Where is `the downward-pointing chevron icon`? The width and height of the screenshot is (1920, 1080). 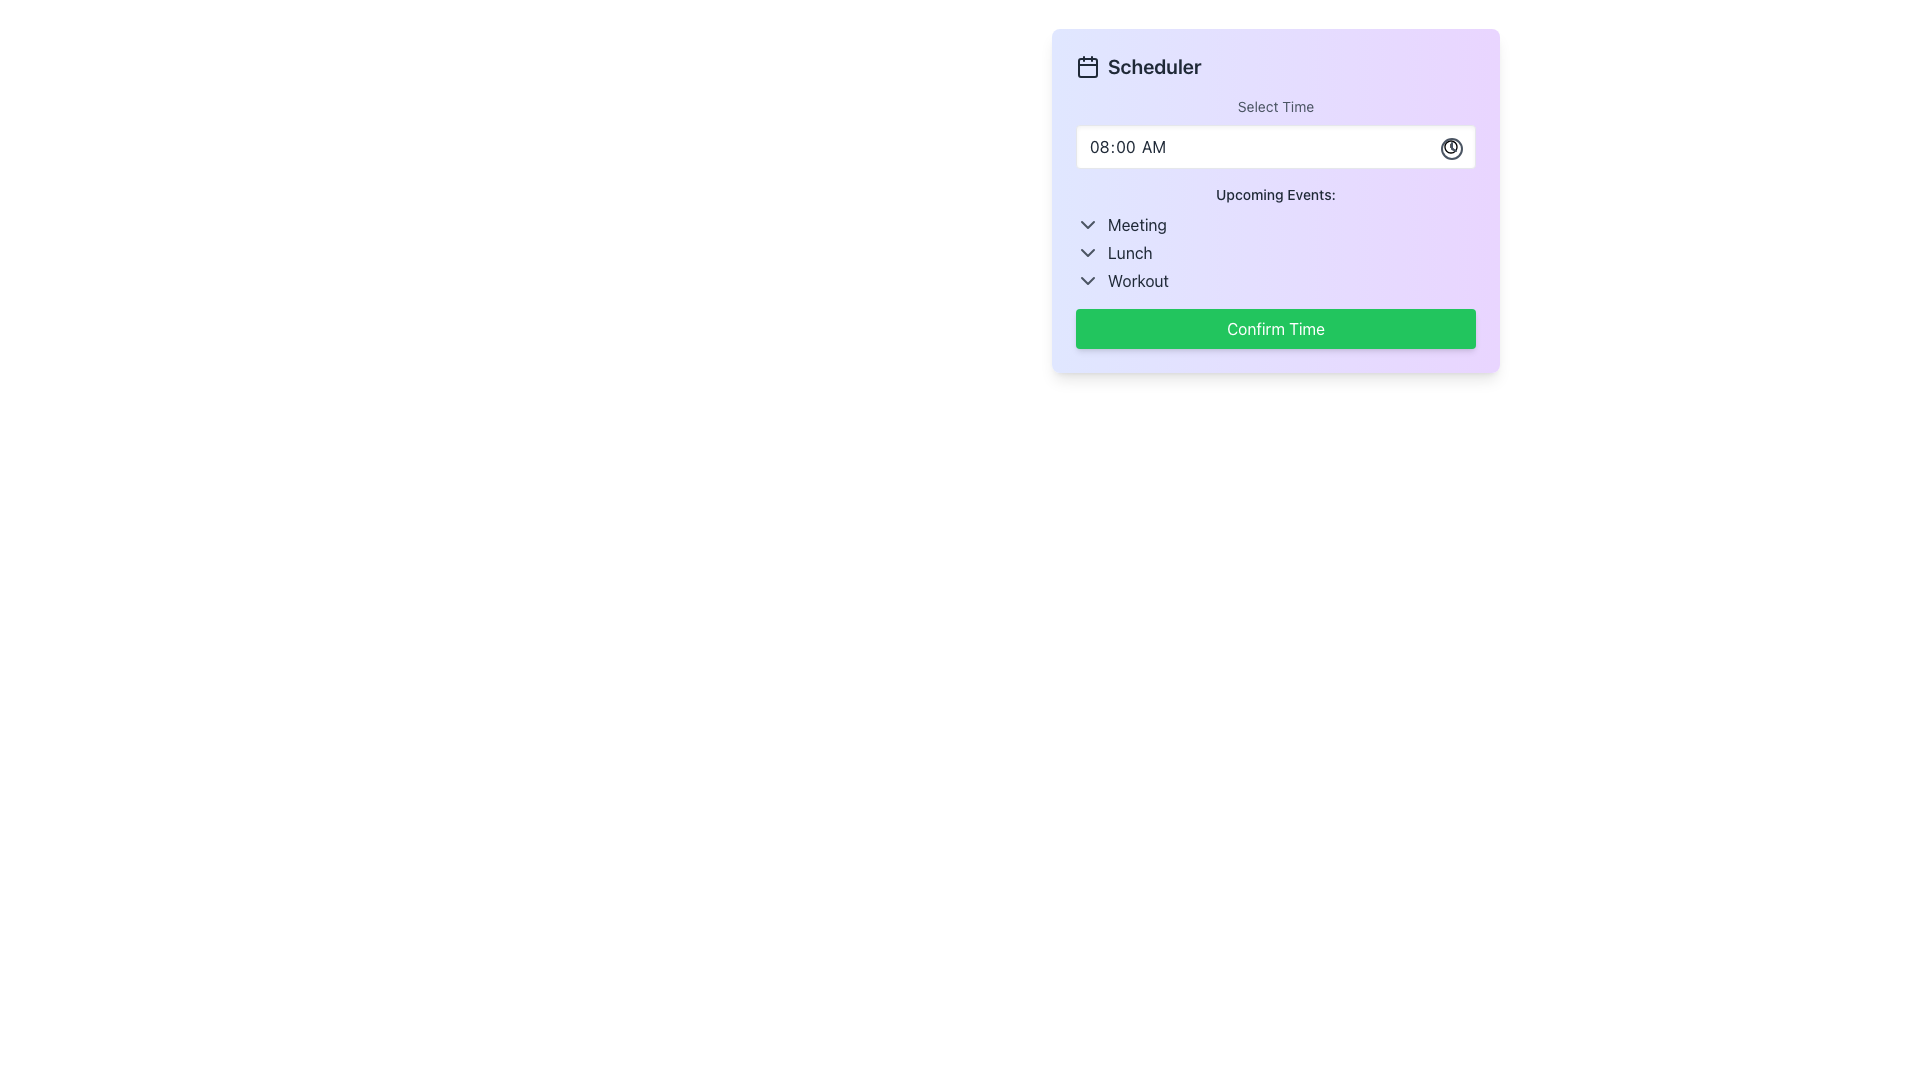
the downward-pointing chevron icon is located at coordinates (1087, 224).